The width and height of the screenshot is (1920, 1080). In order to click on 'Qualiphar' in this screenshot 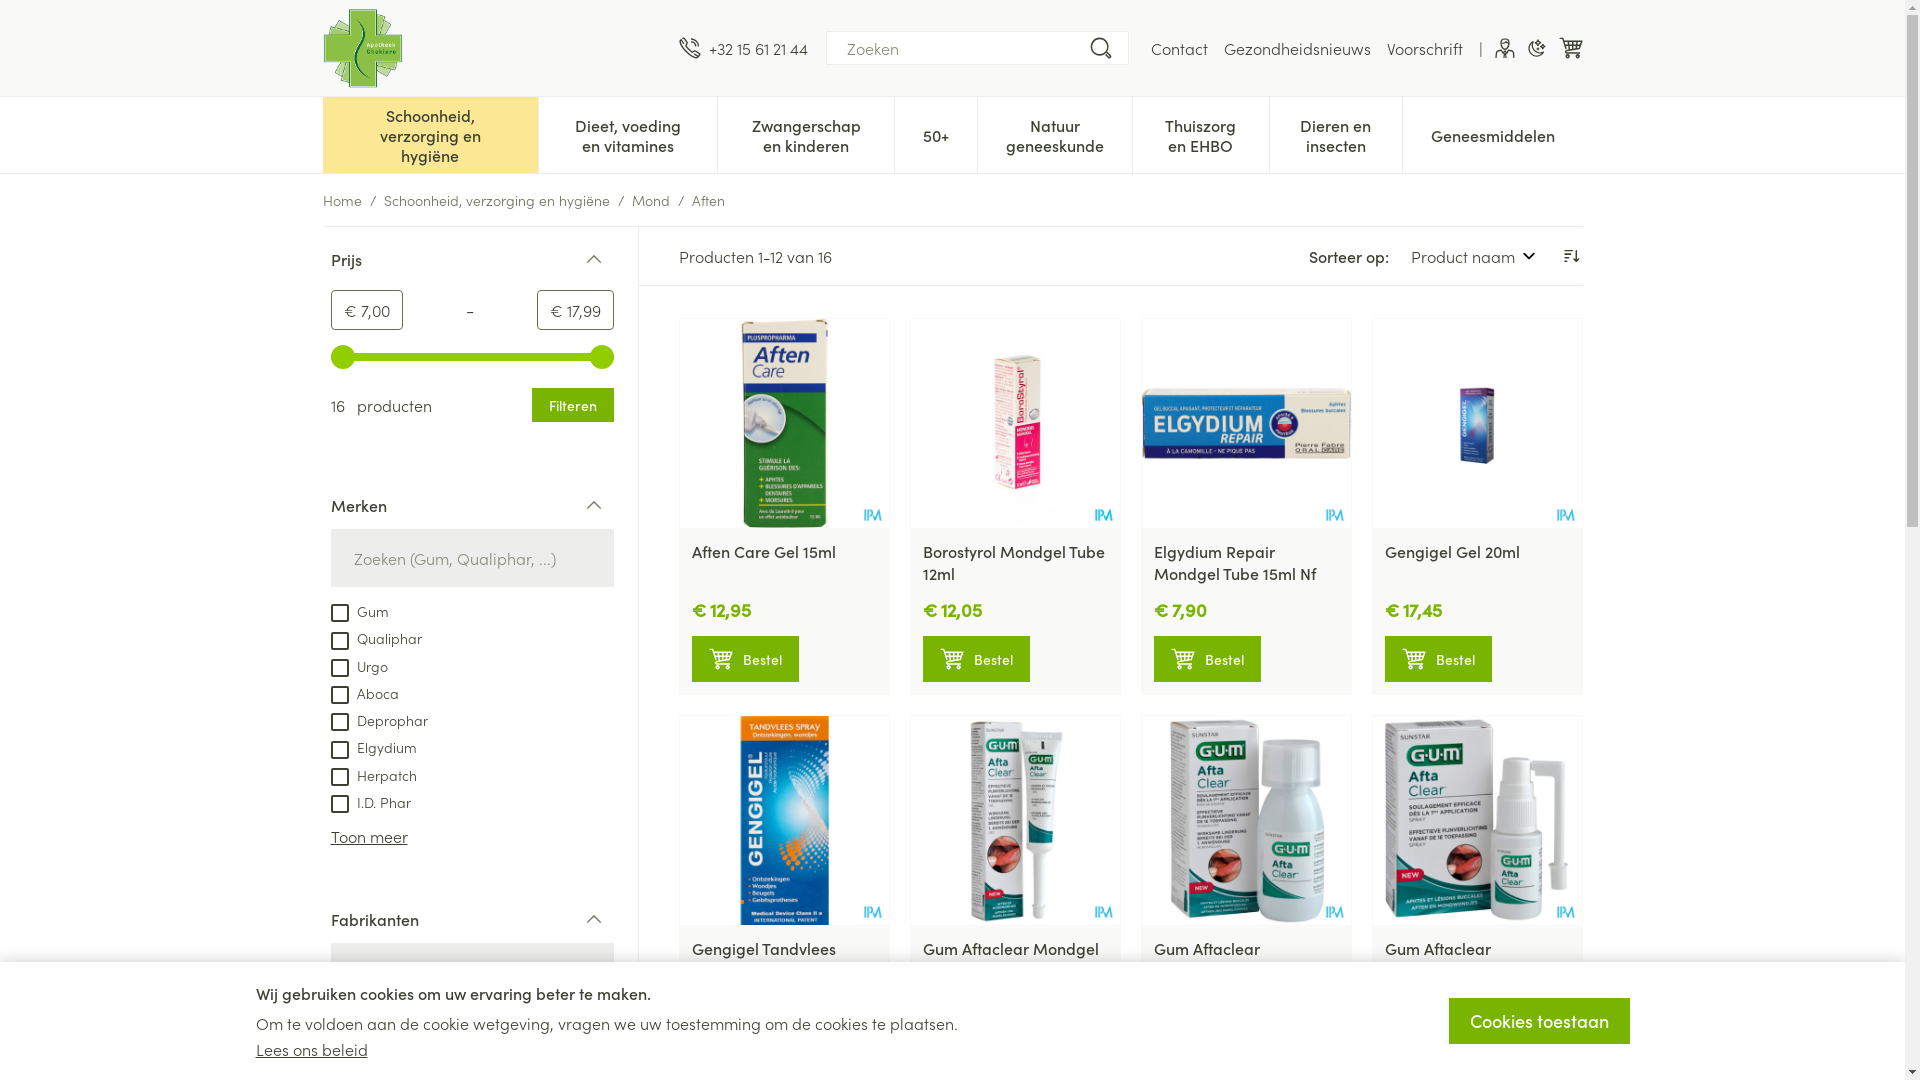, I will do `click(330, 636)`.